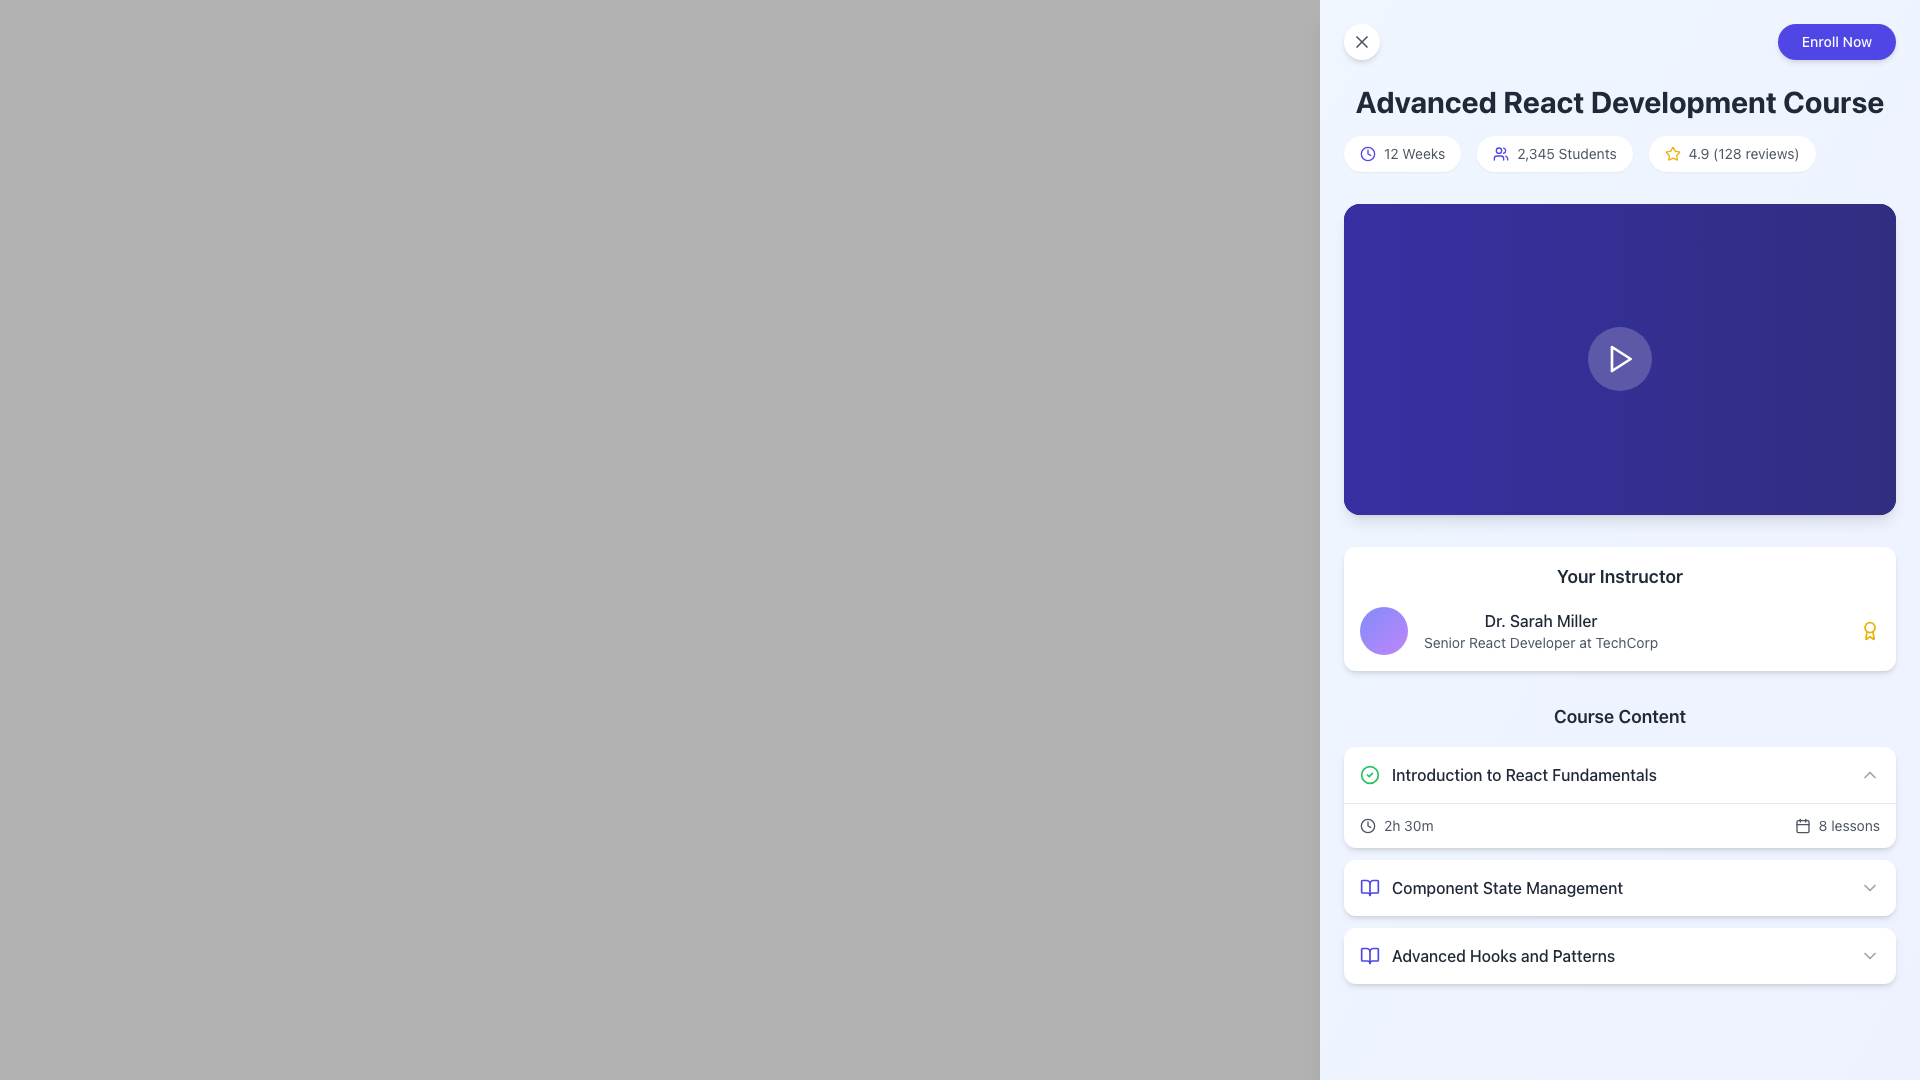 This screenshot has width=1920, height=1080. What do you see at coordinates (1395, 825) in the screenshot?
I see `the Text with icon that indicates the duration of the course module, which spans 2 hours and 30 minutes, located in the 'Introduction to React Fundamentals' section of the 'Course Content', horizontally positioned to the left of the text '8 lessons'` at bounding box center [1395, 825].